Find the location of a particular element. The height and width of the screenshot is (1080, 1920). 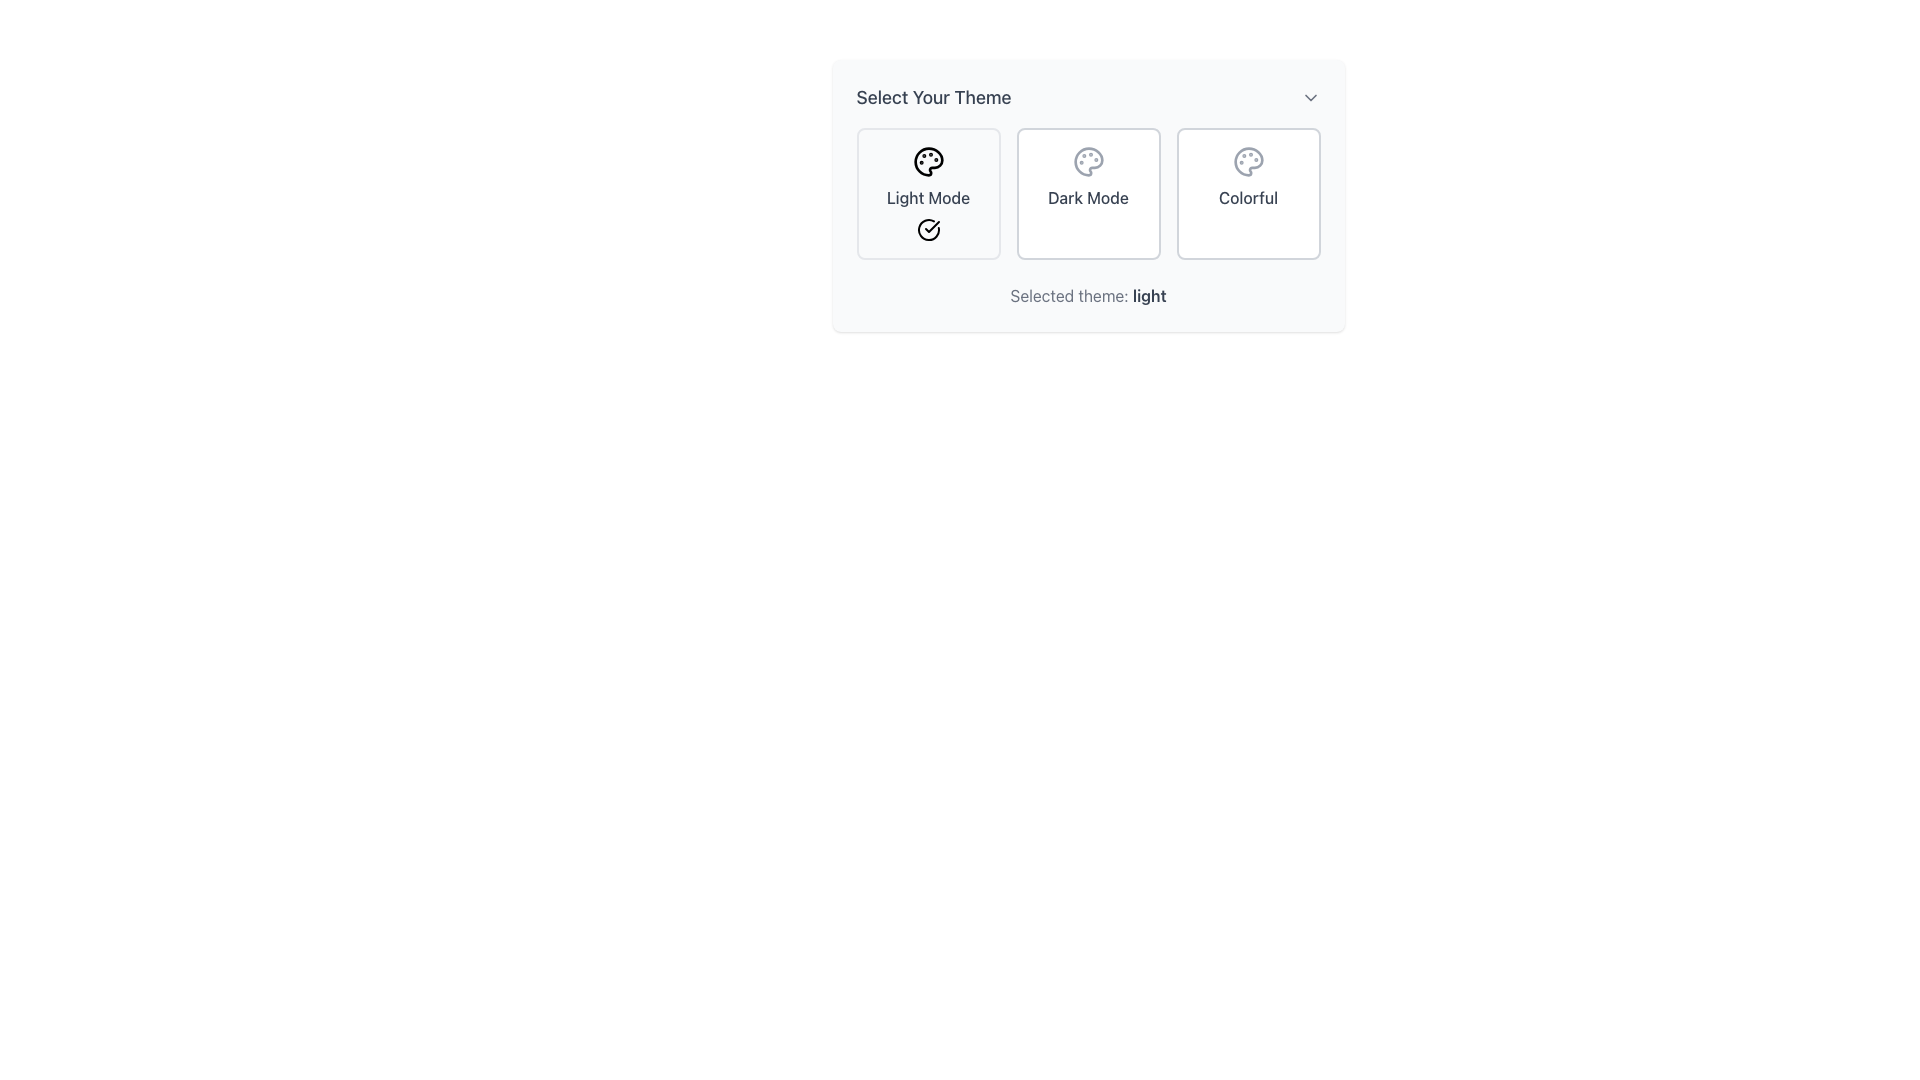

the Option card labeled 'Colorful', which features a palette icon and is the third card in the theme options layout is located at coordinates (1247, 193).